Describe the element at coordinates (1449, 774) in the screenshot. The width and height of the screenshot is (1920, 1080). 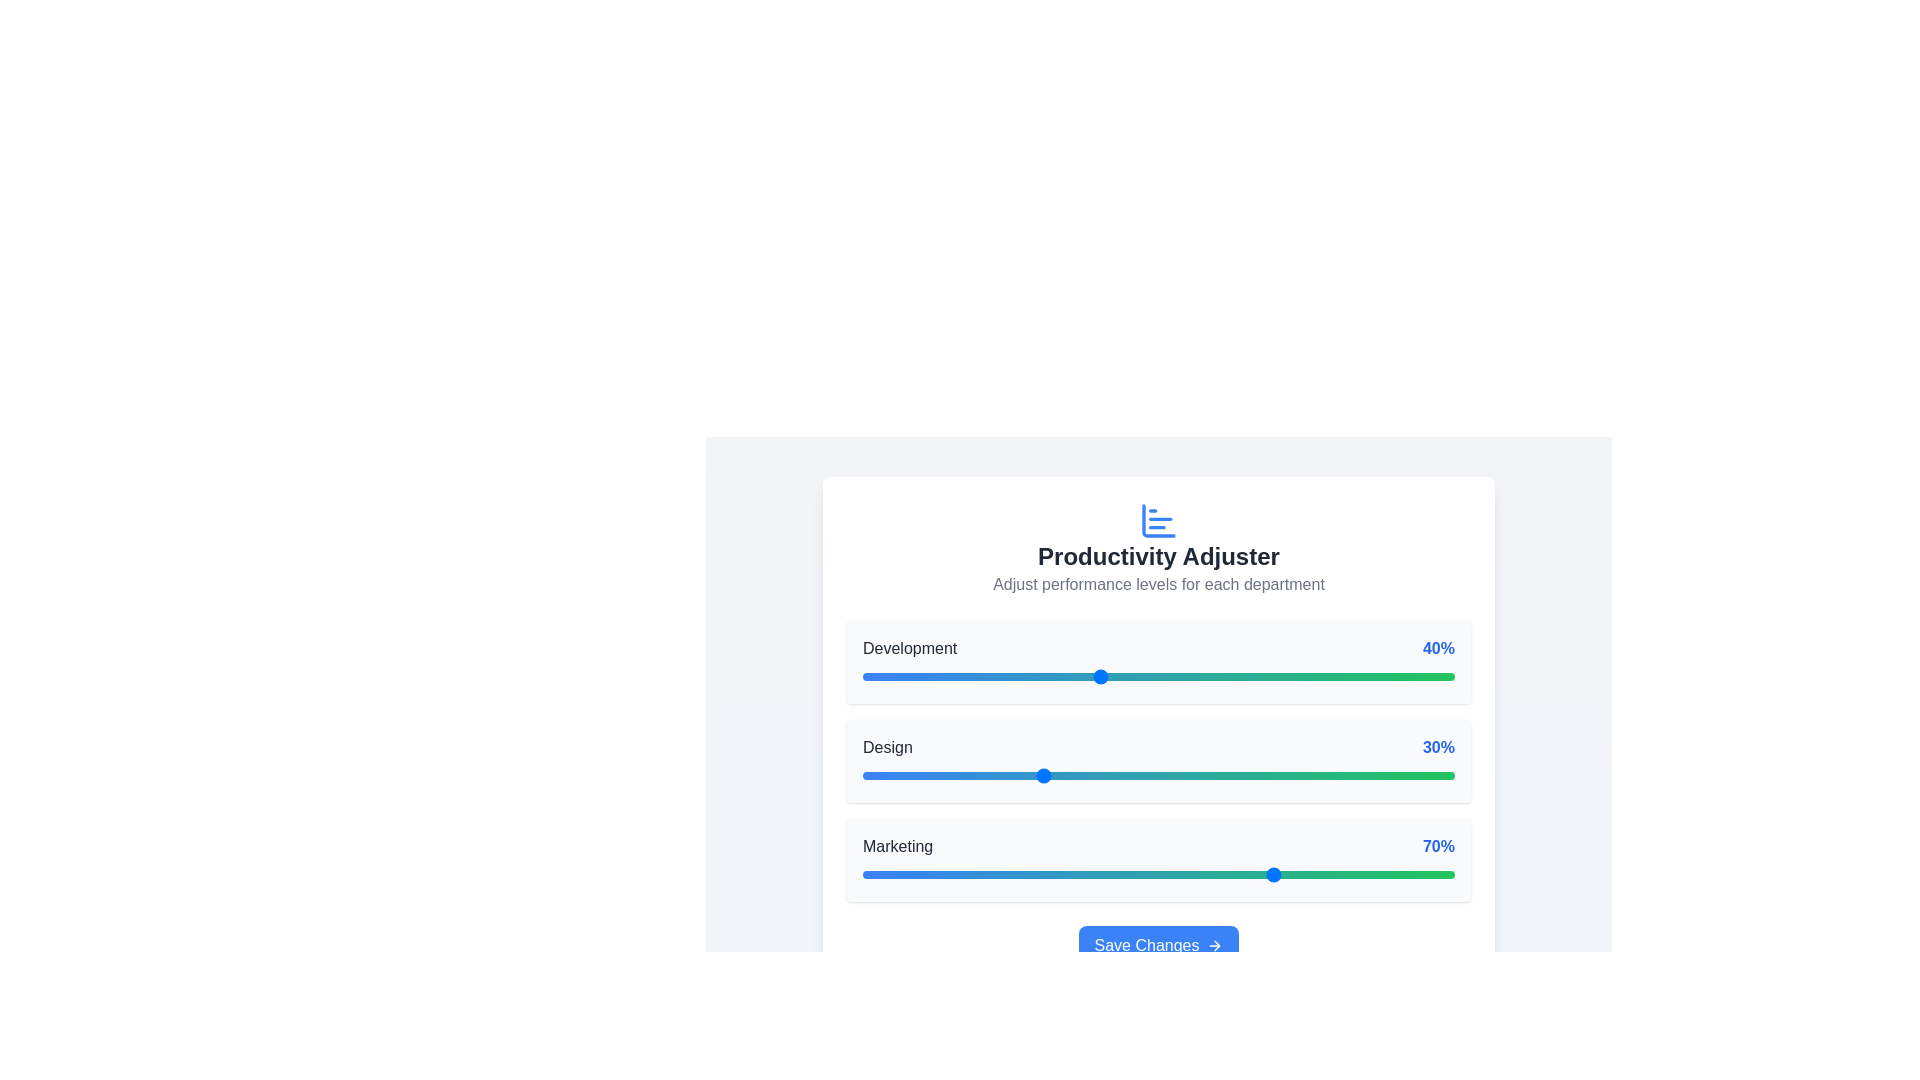
I see `the slider` at that location.